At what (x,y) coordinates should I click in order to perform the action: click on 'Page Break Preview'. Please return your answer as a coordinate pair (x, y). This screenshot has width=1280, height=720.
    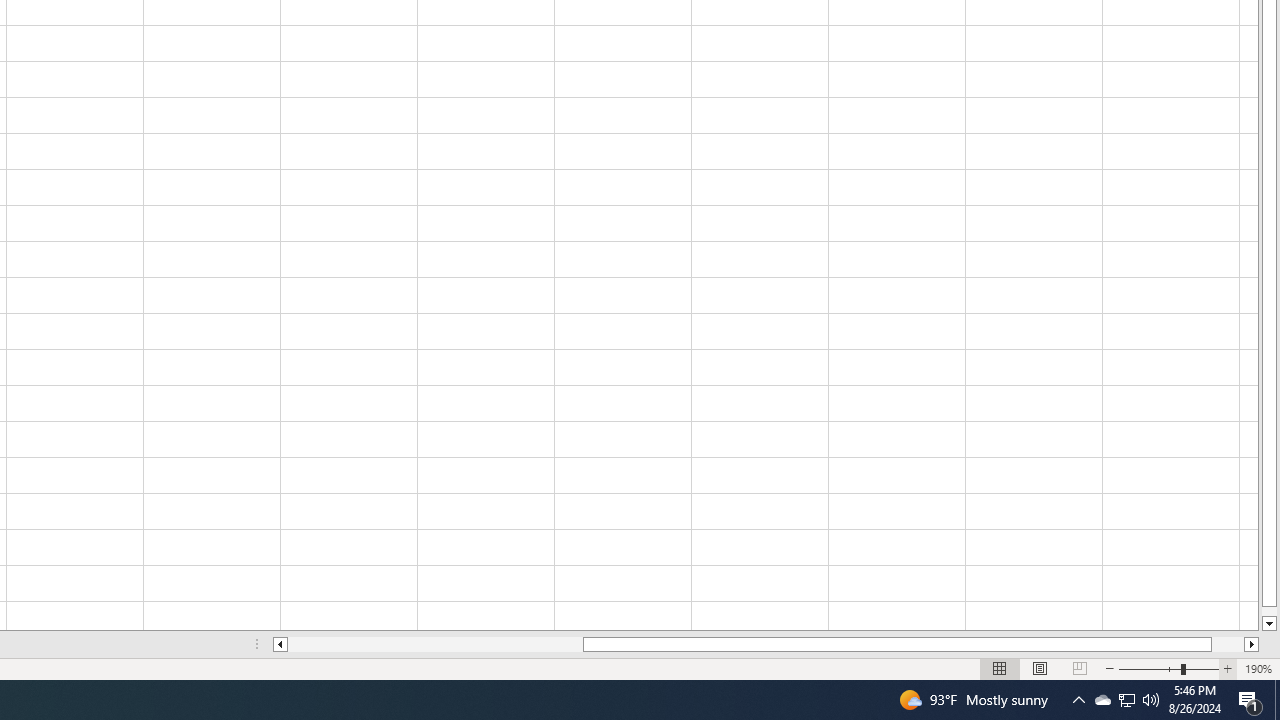
    Looking at the image, I should click on (1078, 669).